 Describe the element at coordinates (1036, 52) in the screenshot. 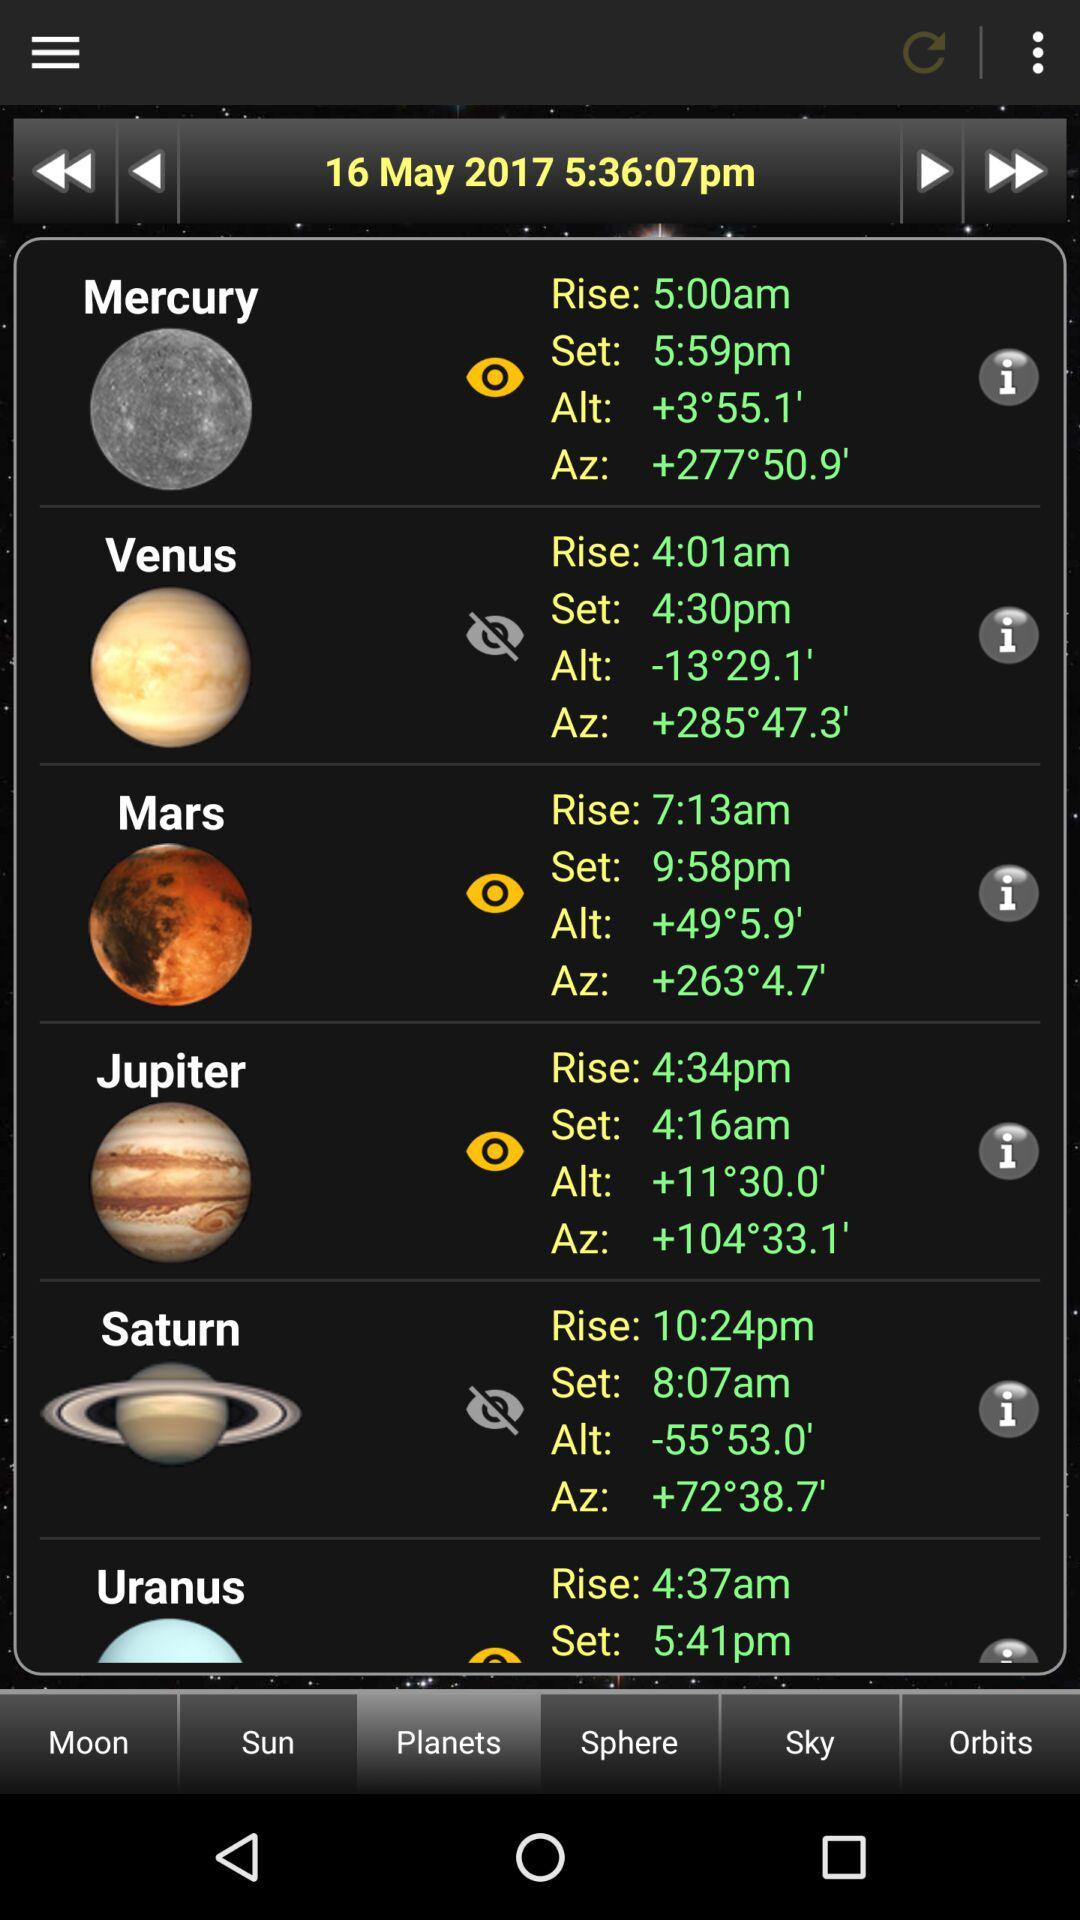

I see `the more icon` at that location.